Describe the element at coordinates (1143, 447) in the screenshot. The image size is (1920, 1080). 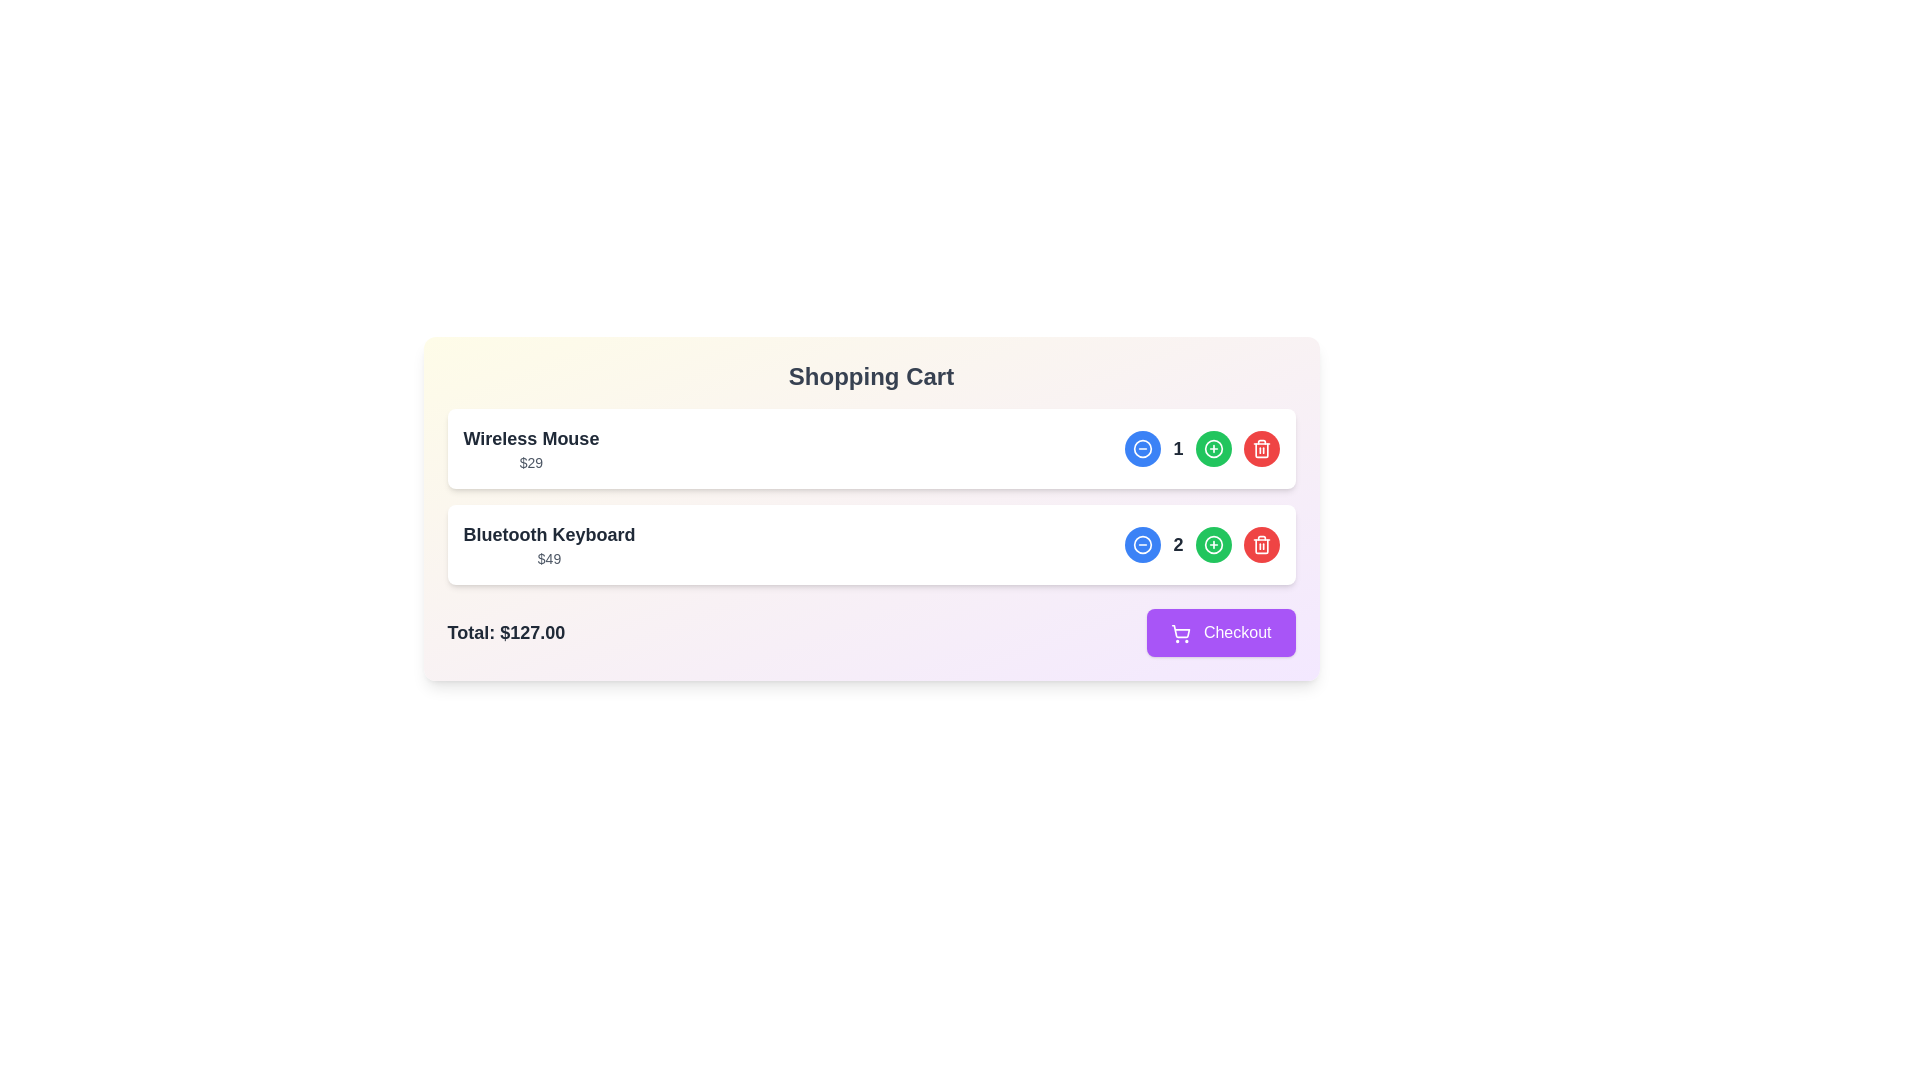
I see `the first circular button to decrease the quantity of the Wireless Mouse in the shopping cart to trigger a visual change` at that location.